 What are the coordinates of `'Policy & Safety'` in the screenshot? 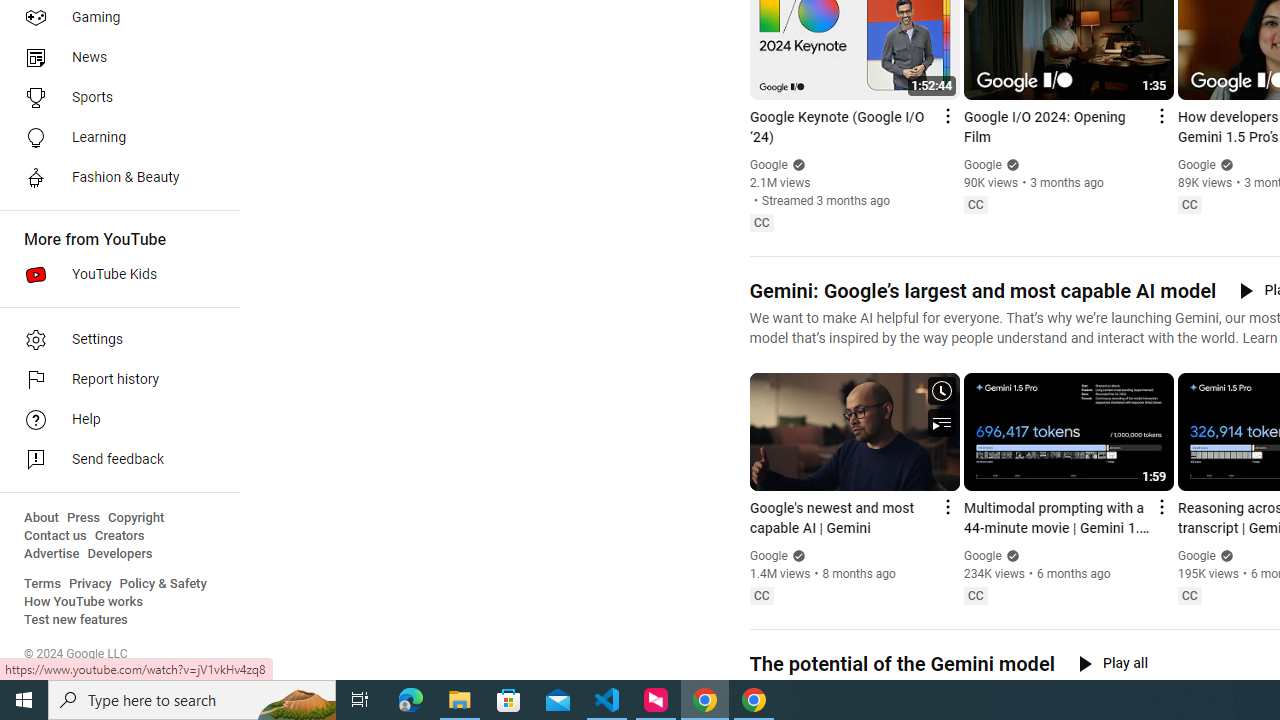 It's located at (163, 584).